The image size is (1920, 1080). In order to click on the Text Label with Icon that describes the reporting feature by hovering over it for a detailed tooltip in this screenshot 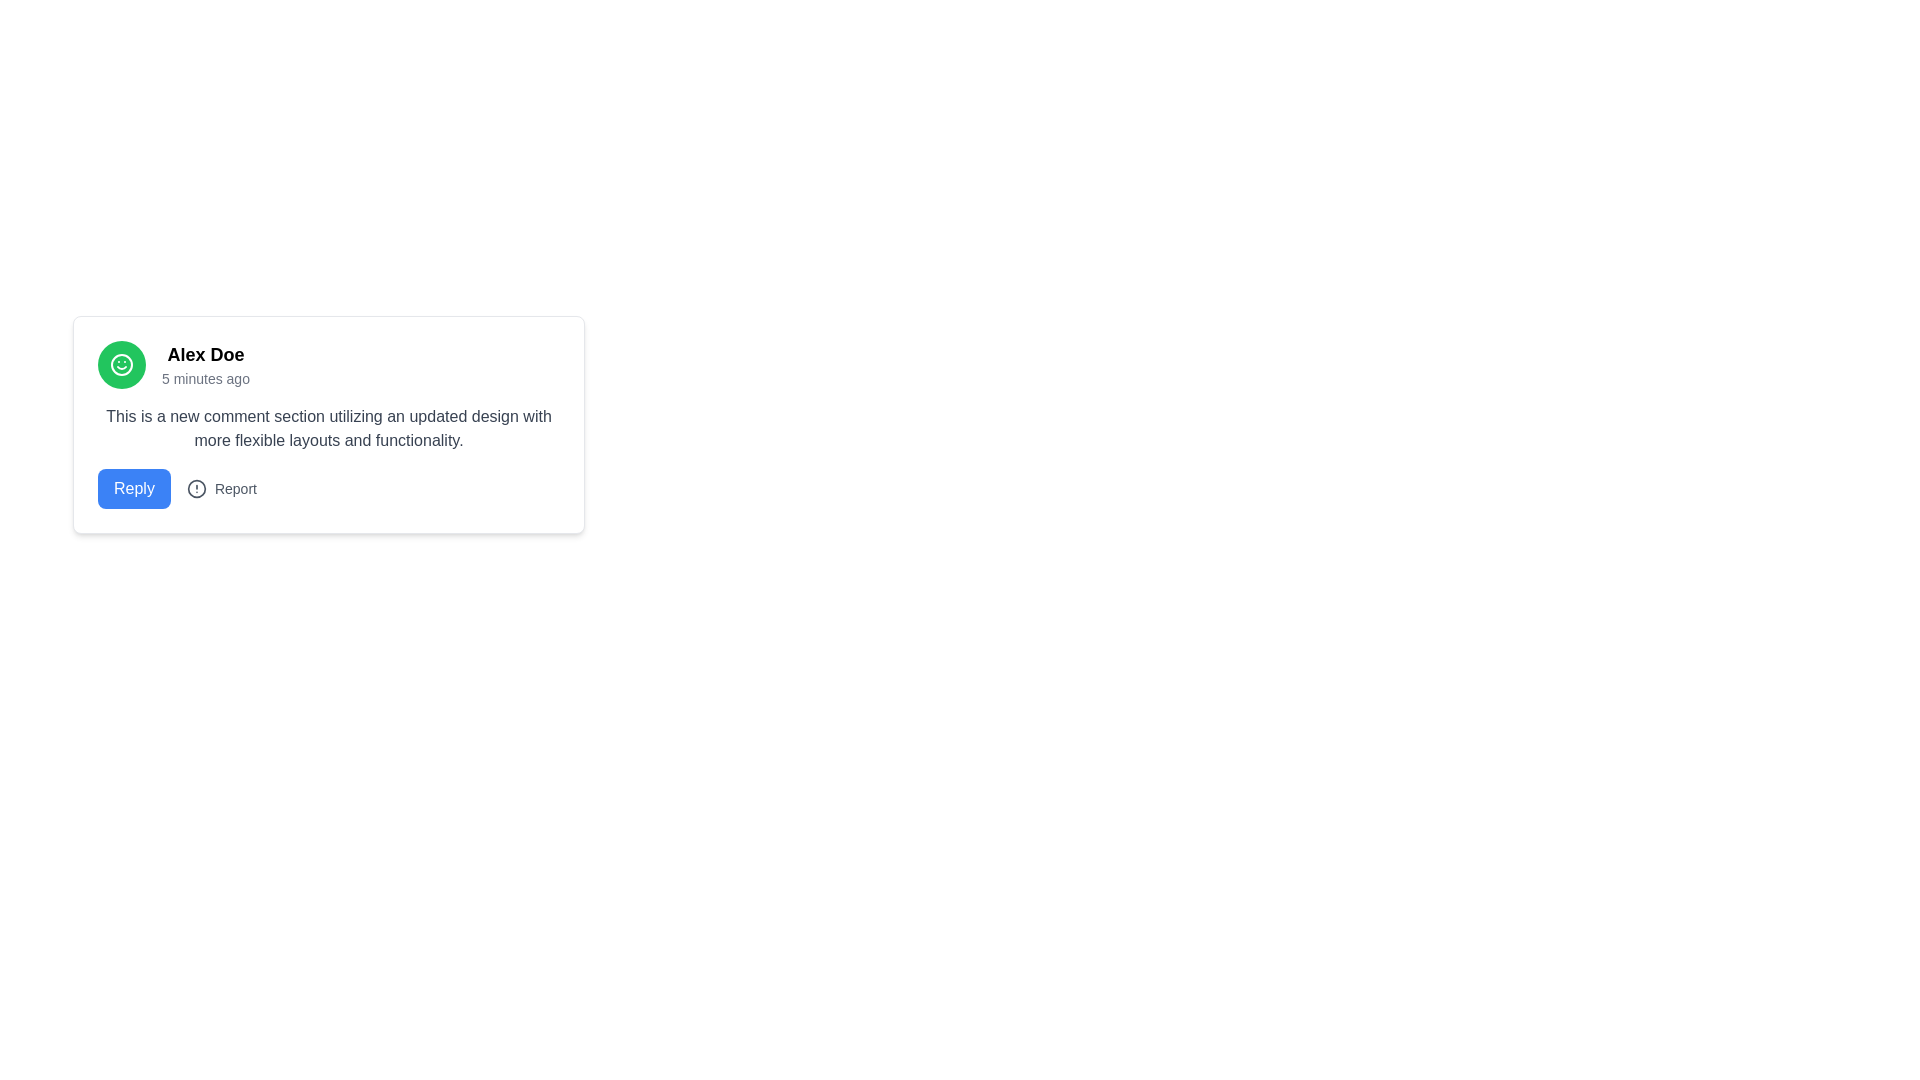, I will do `click(221, 489)`.